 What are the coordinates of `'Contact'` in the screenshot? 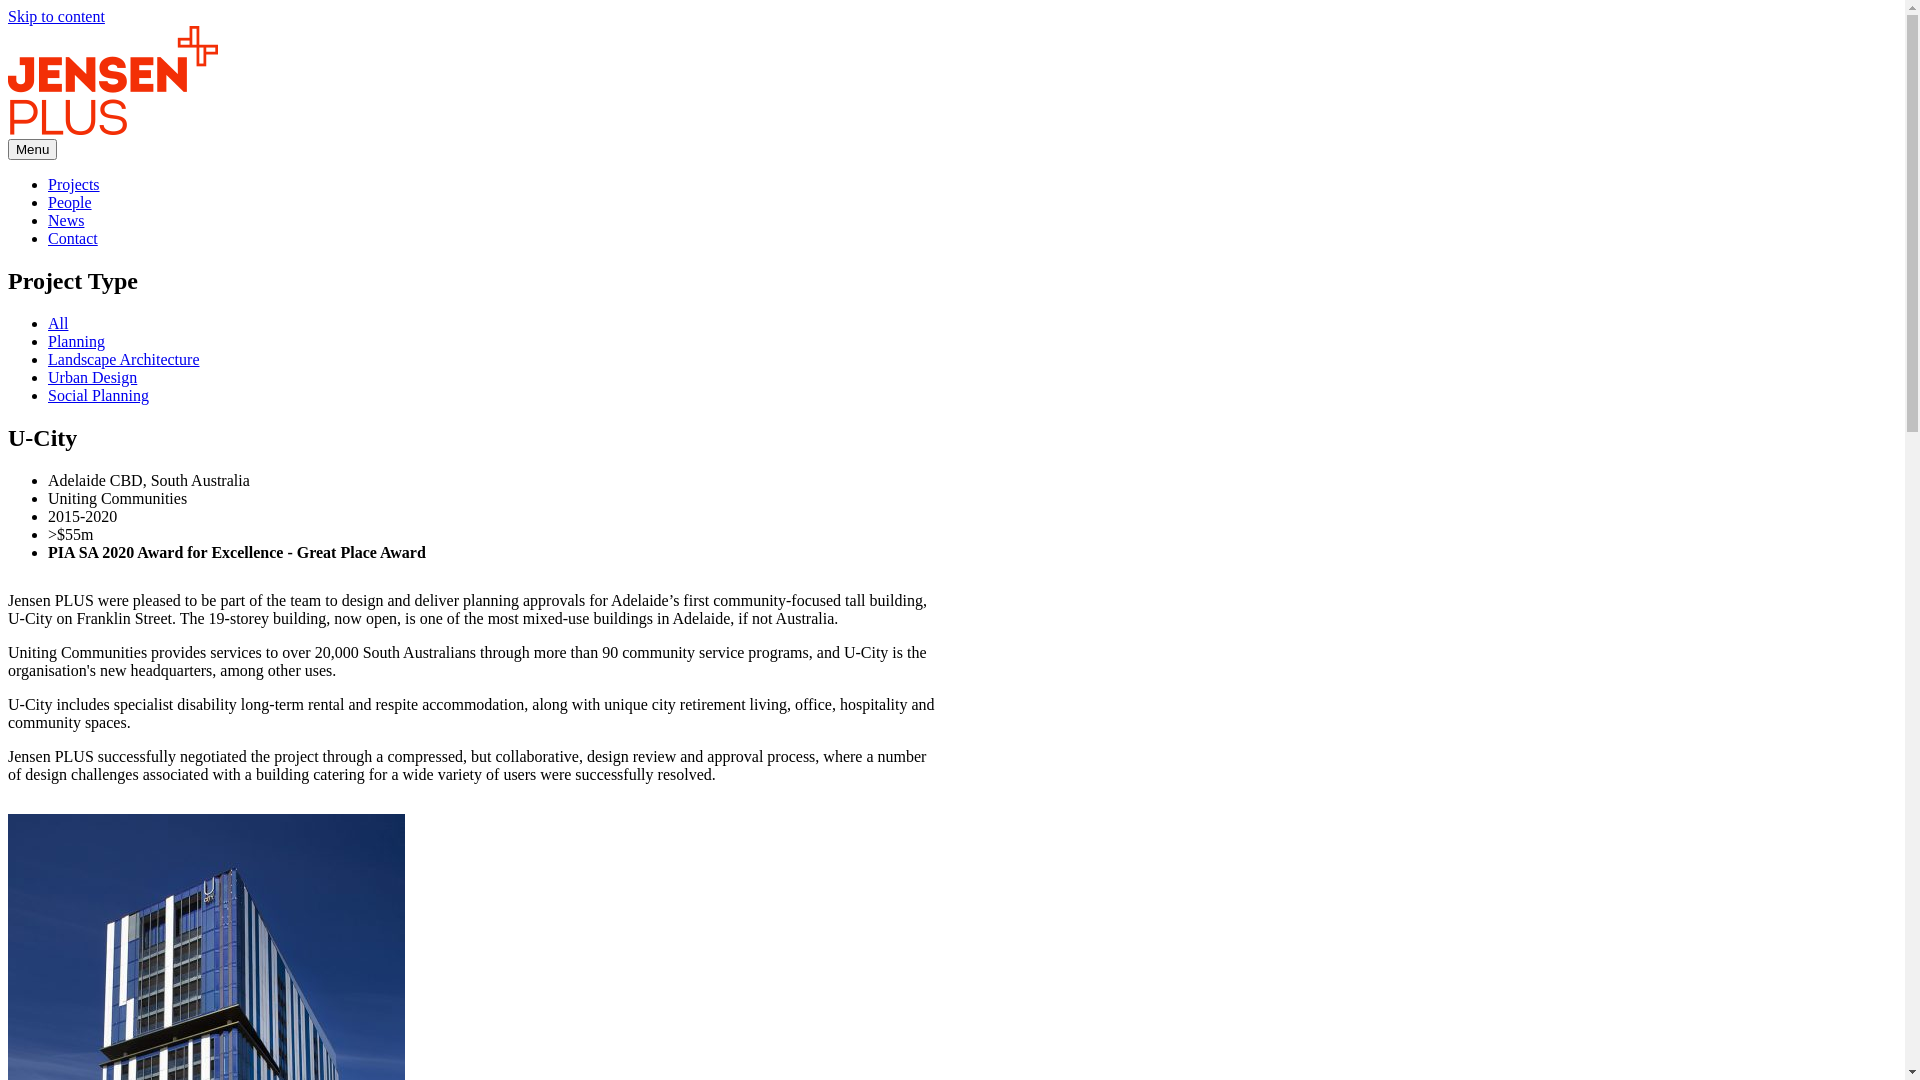 It's located at (72, 237).